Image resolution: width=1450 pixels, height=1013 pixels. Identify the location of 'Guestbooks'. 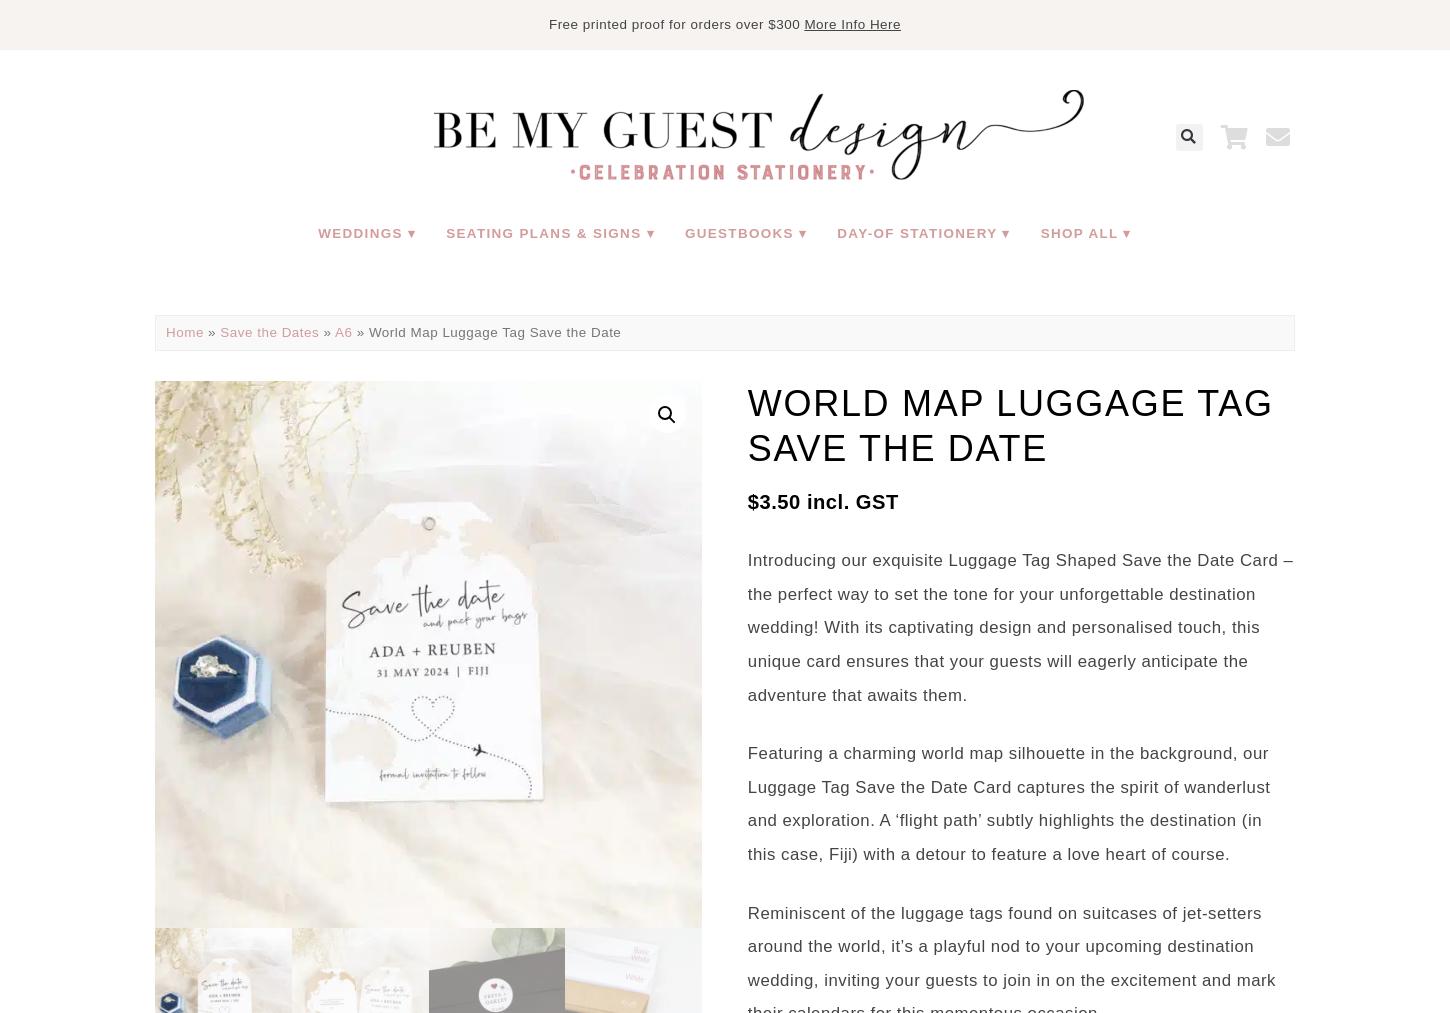
(738, 231).